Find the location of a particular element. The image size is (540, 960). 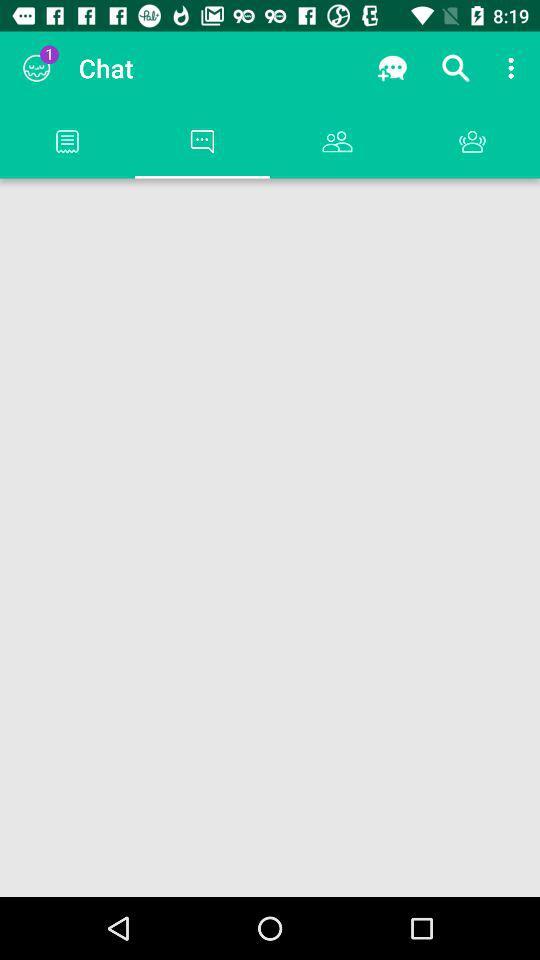

the app next to the chat is located at coordinates (393, 68).